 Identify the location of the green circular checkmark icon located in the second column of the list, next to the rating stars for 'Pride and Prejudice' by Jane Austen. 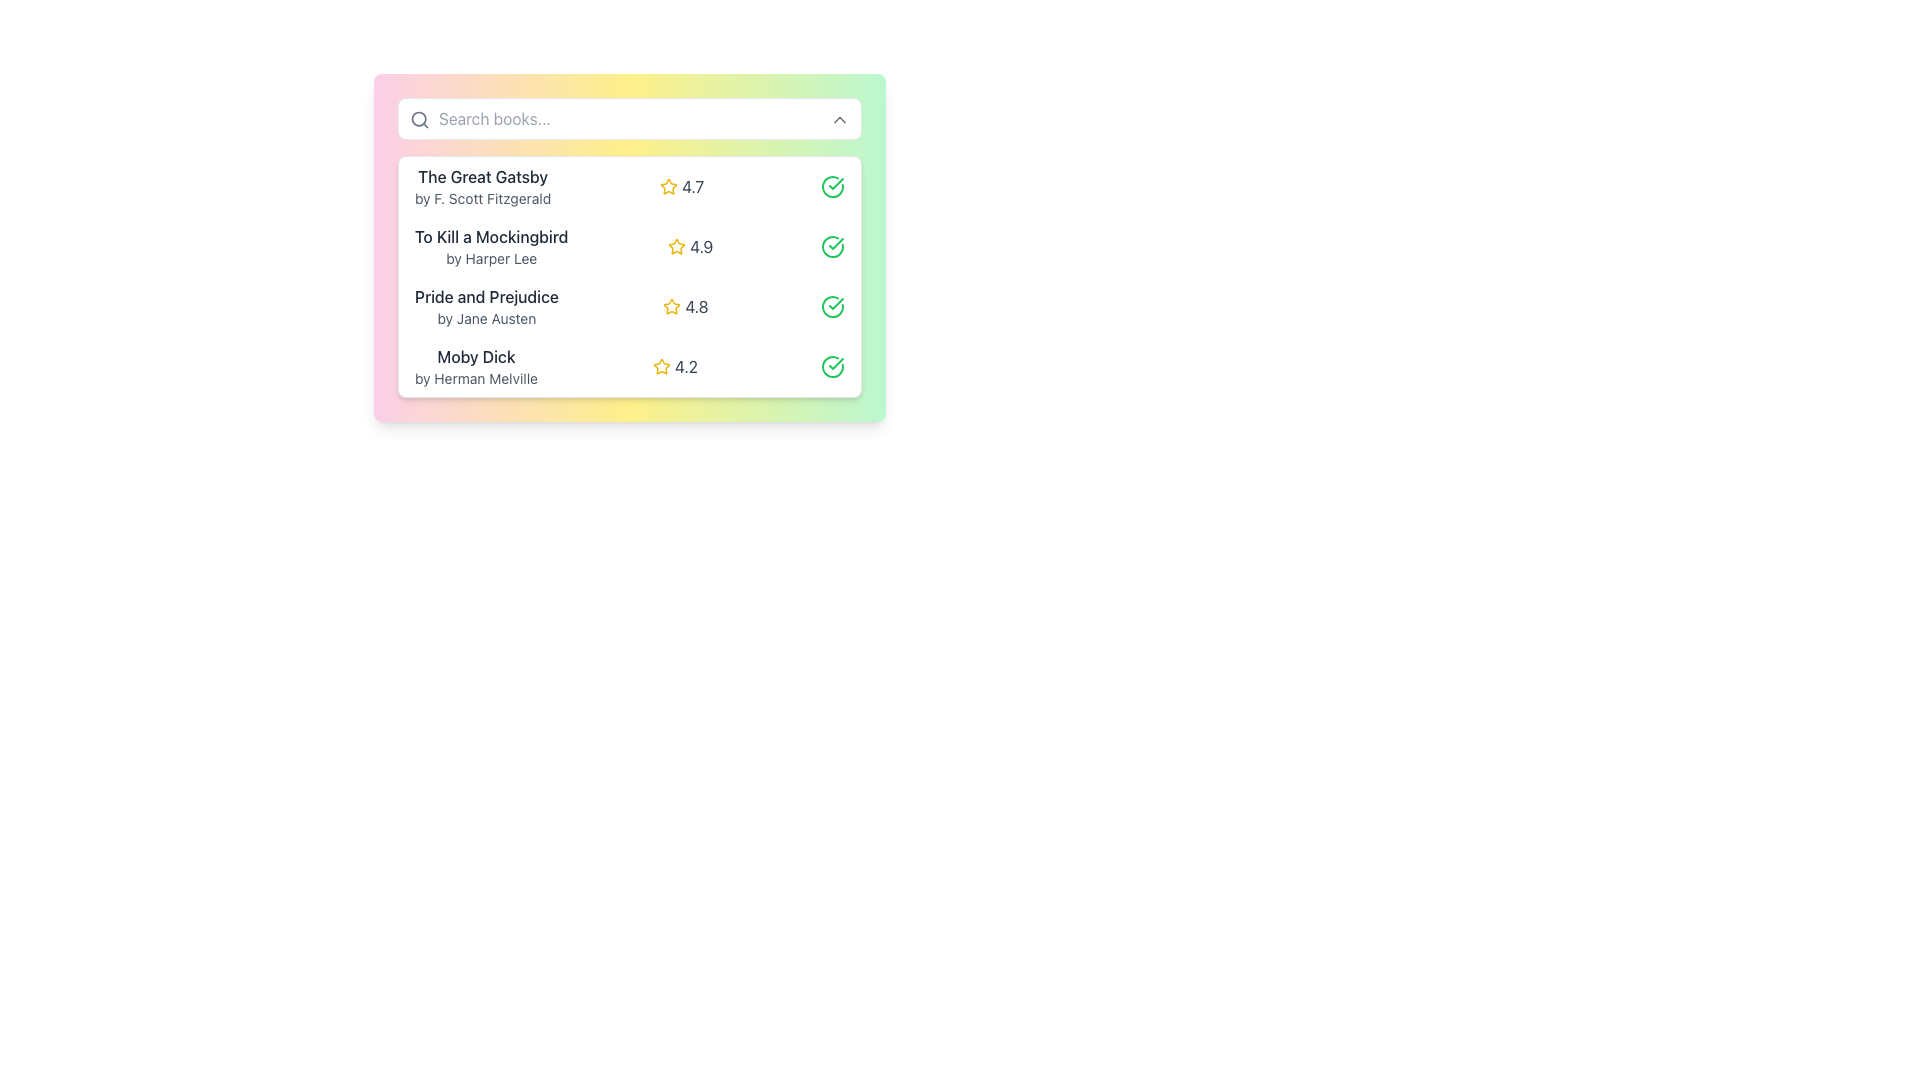
(836, 184).